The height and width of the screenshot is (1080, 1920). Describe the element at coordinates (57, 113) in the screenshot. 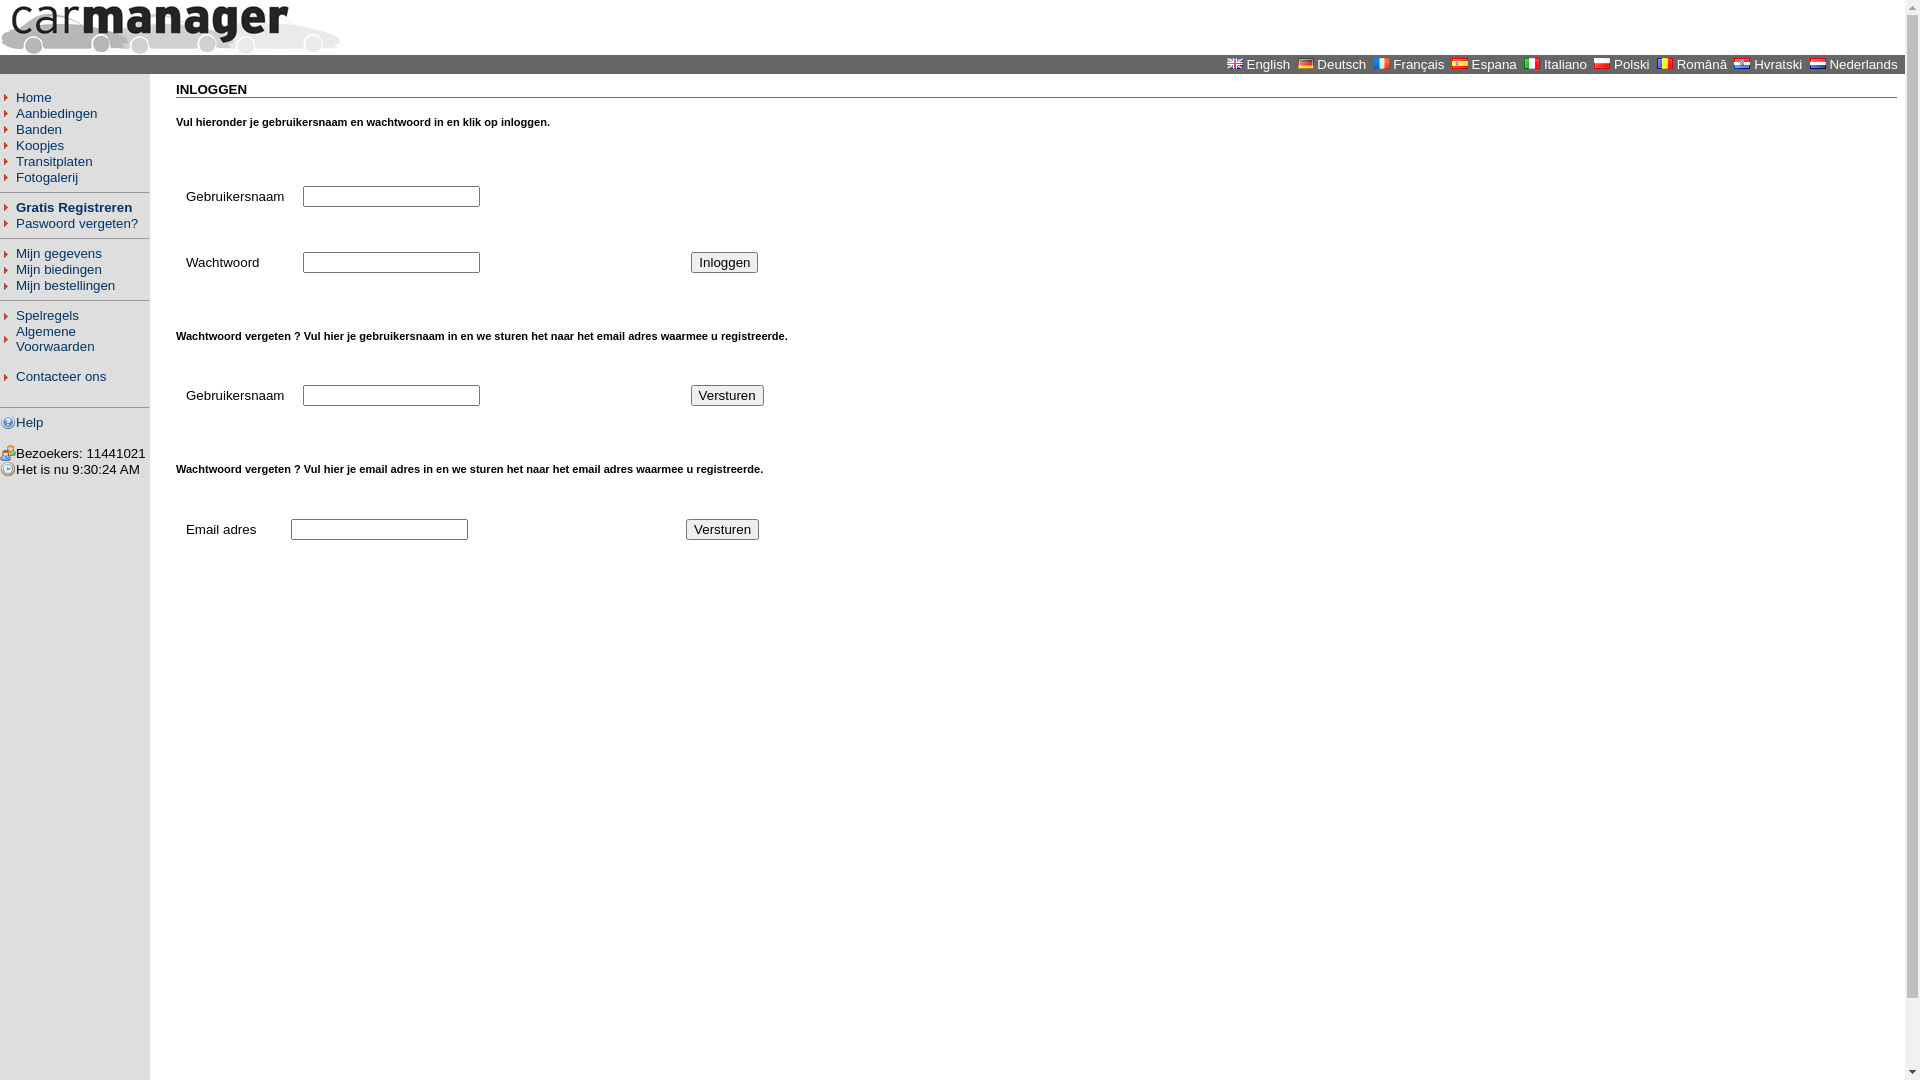

I see `'Aanbiedingen'` at that location.